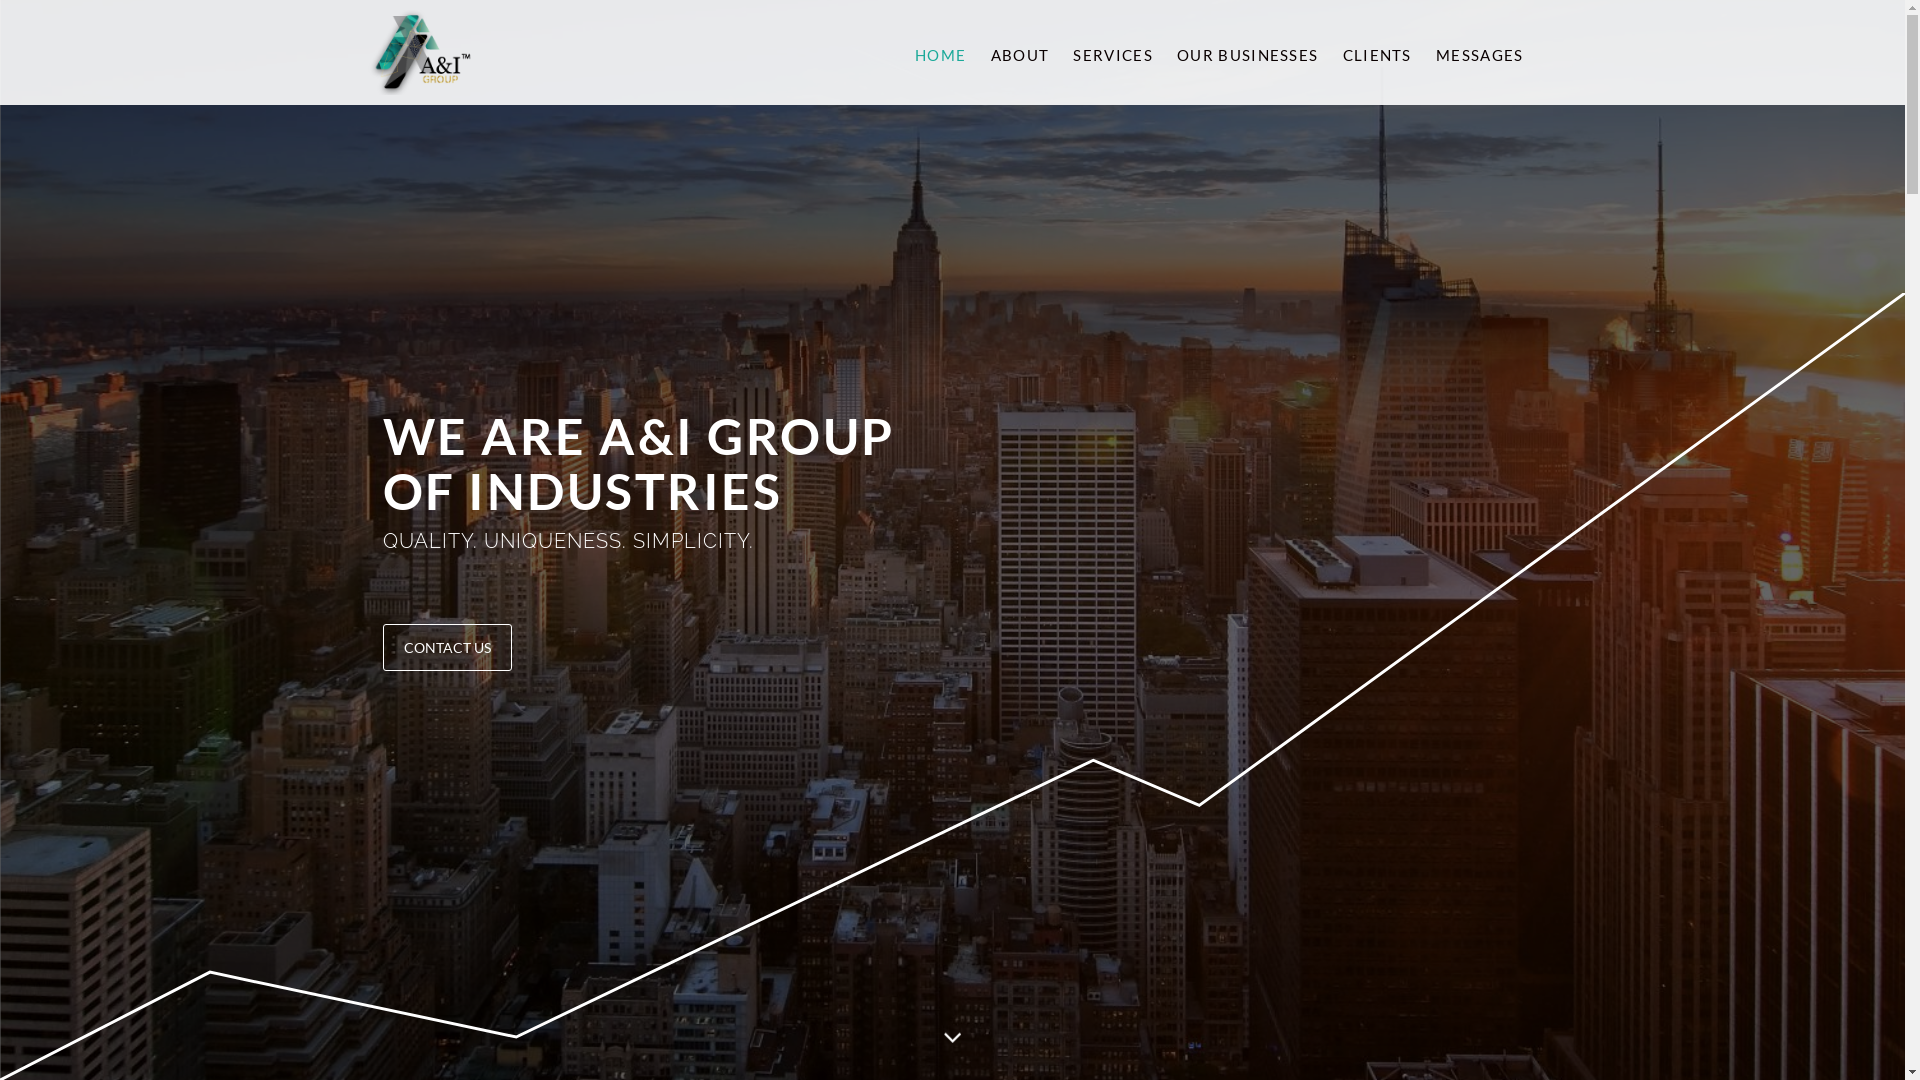 Image resolution: width=1920 pixels, height=1080 pixels. Describe the element at coordinates (1373, 51) in the screenshot. I see `' CLIENTS'` at that location.